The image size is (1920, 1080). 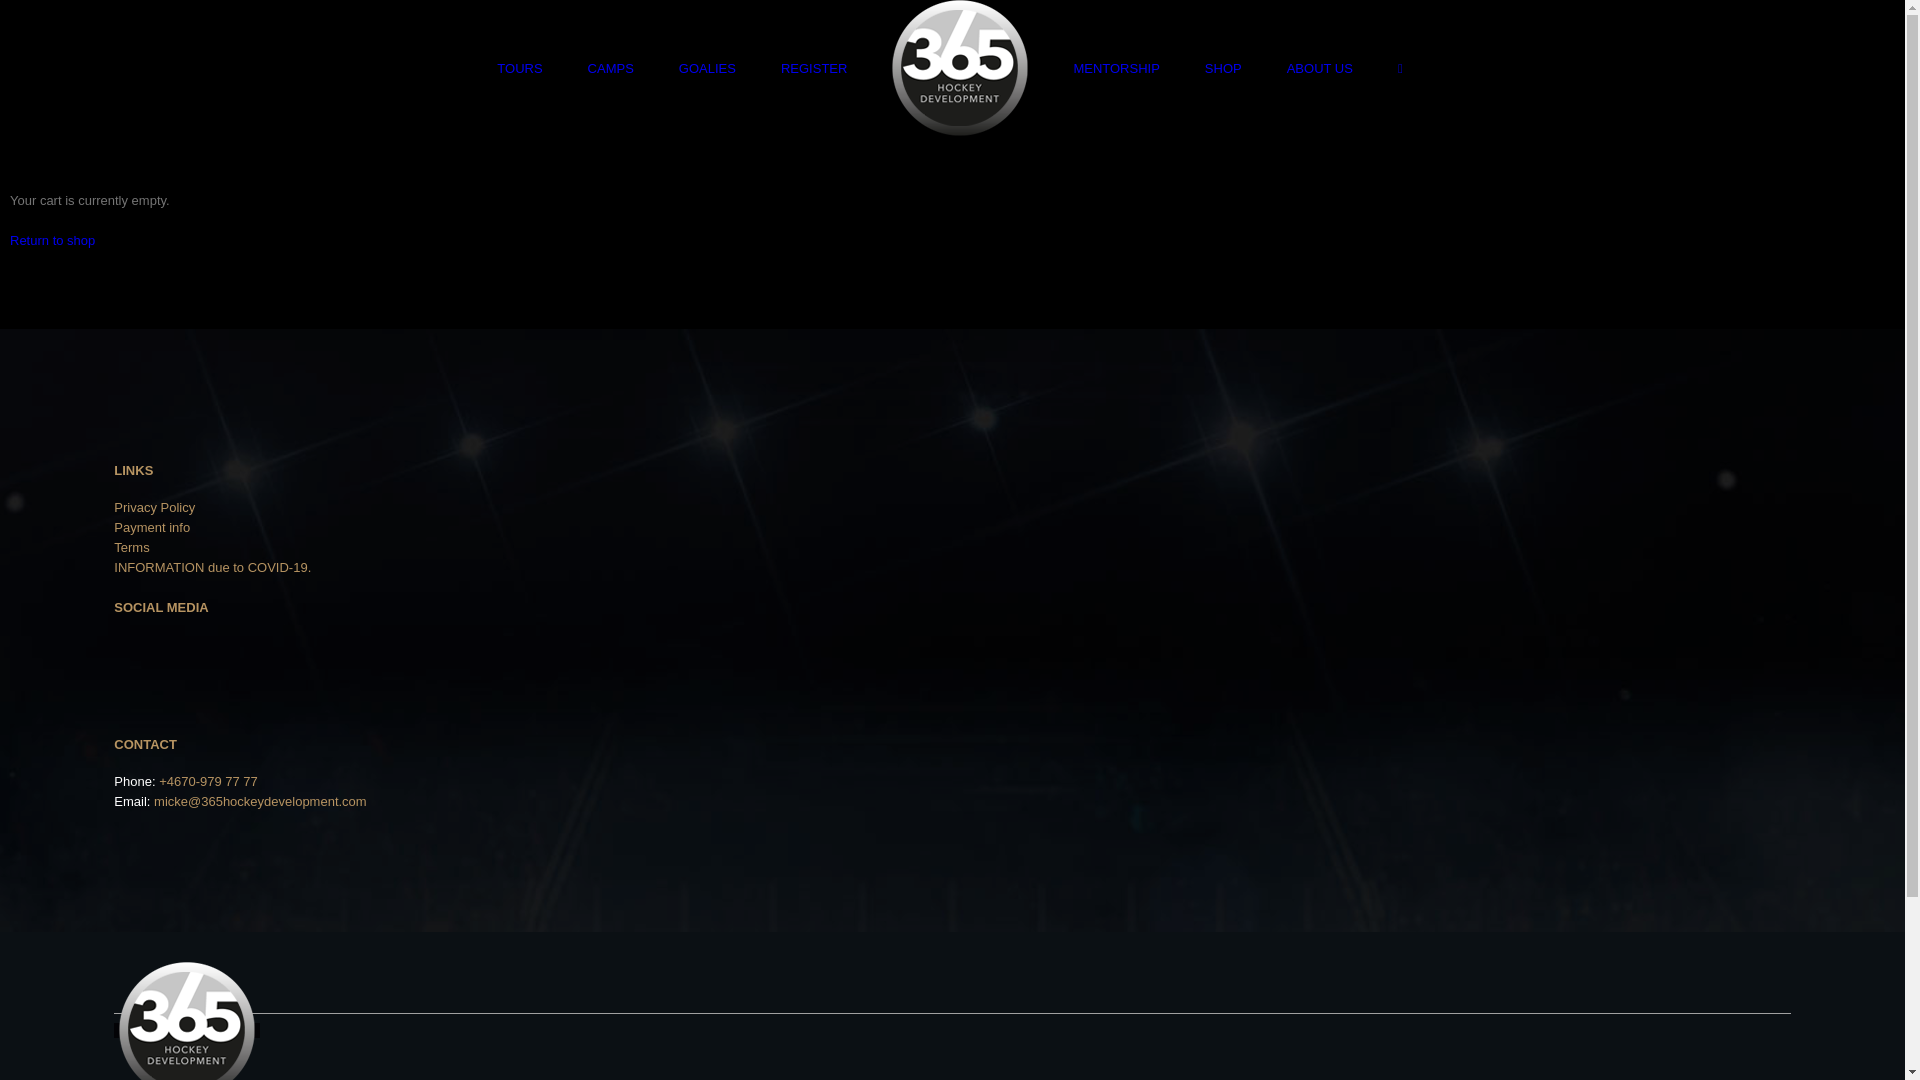 I want to click on 'CAMPS', so click(x=609, y=67).